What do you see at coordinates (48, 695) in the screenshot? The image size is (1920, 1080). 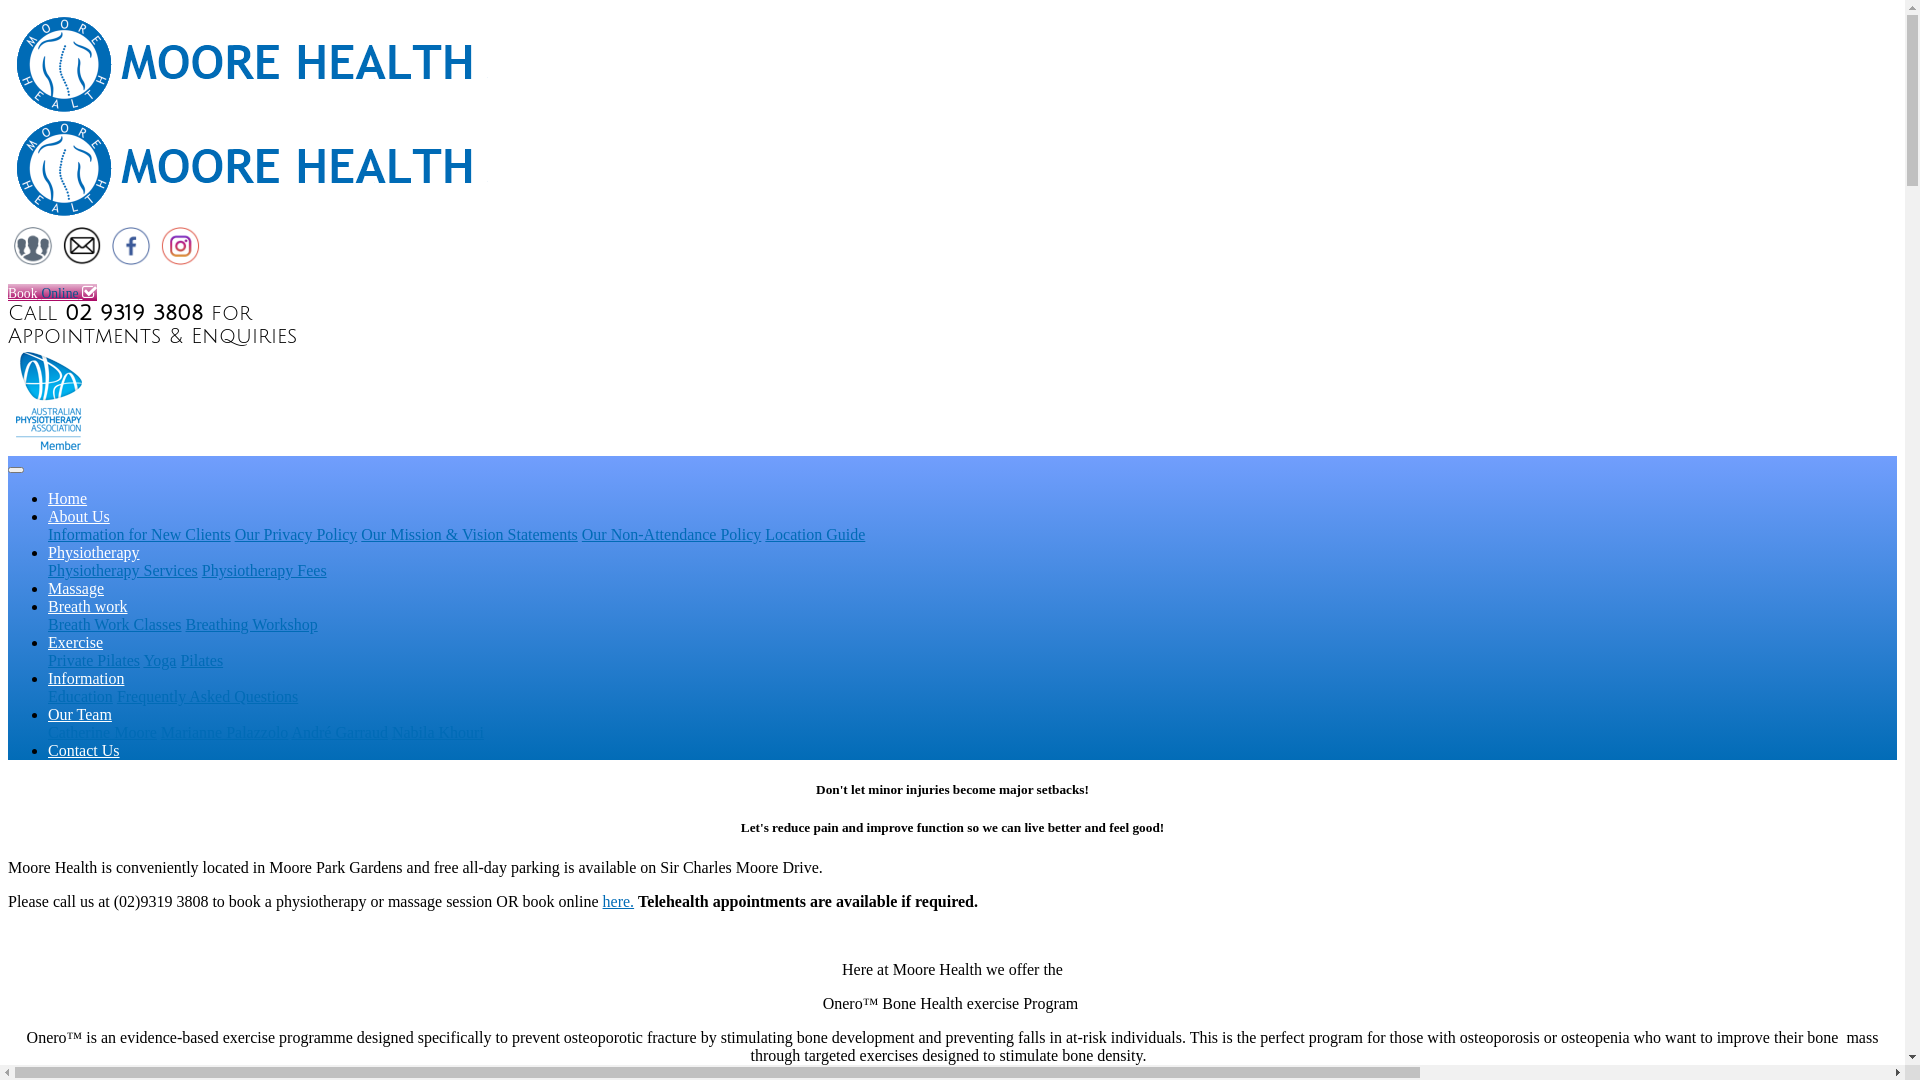 I see `'Education'` at bounding box center [48, 695].